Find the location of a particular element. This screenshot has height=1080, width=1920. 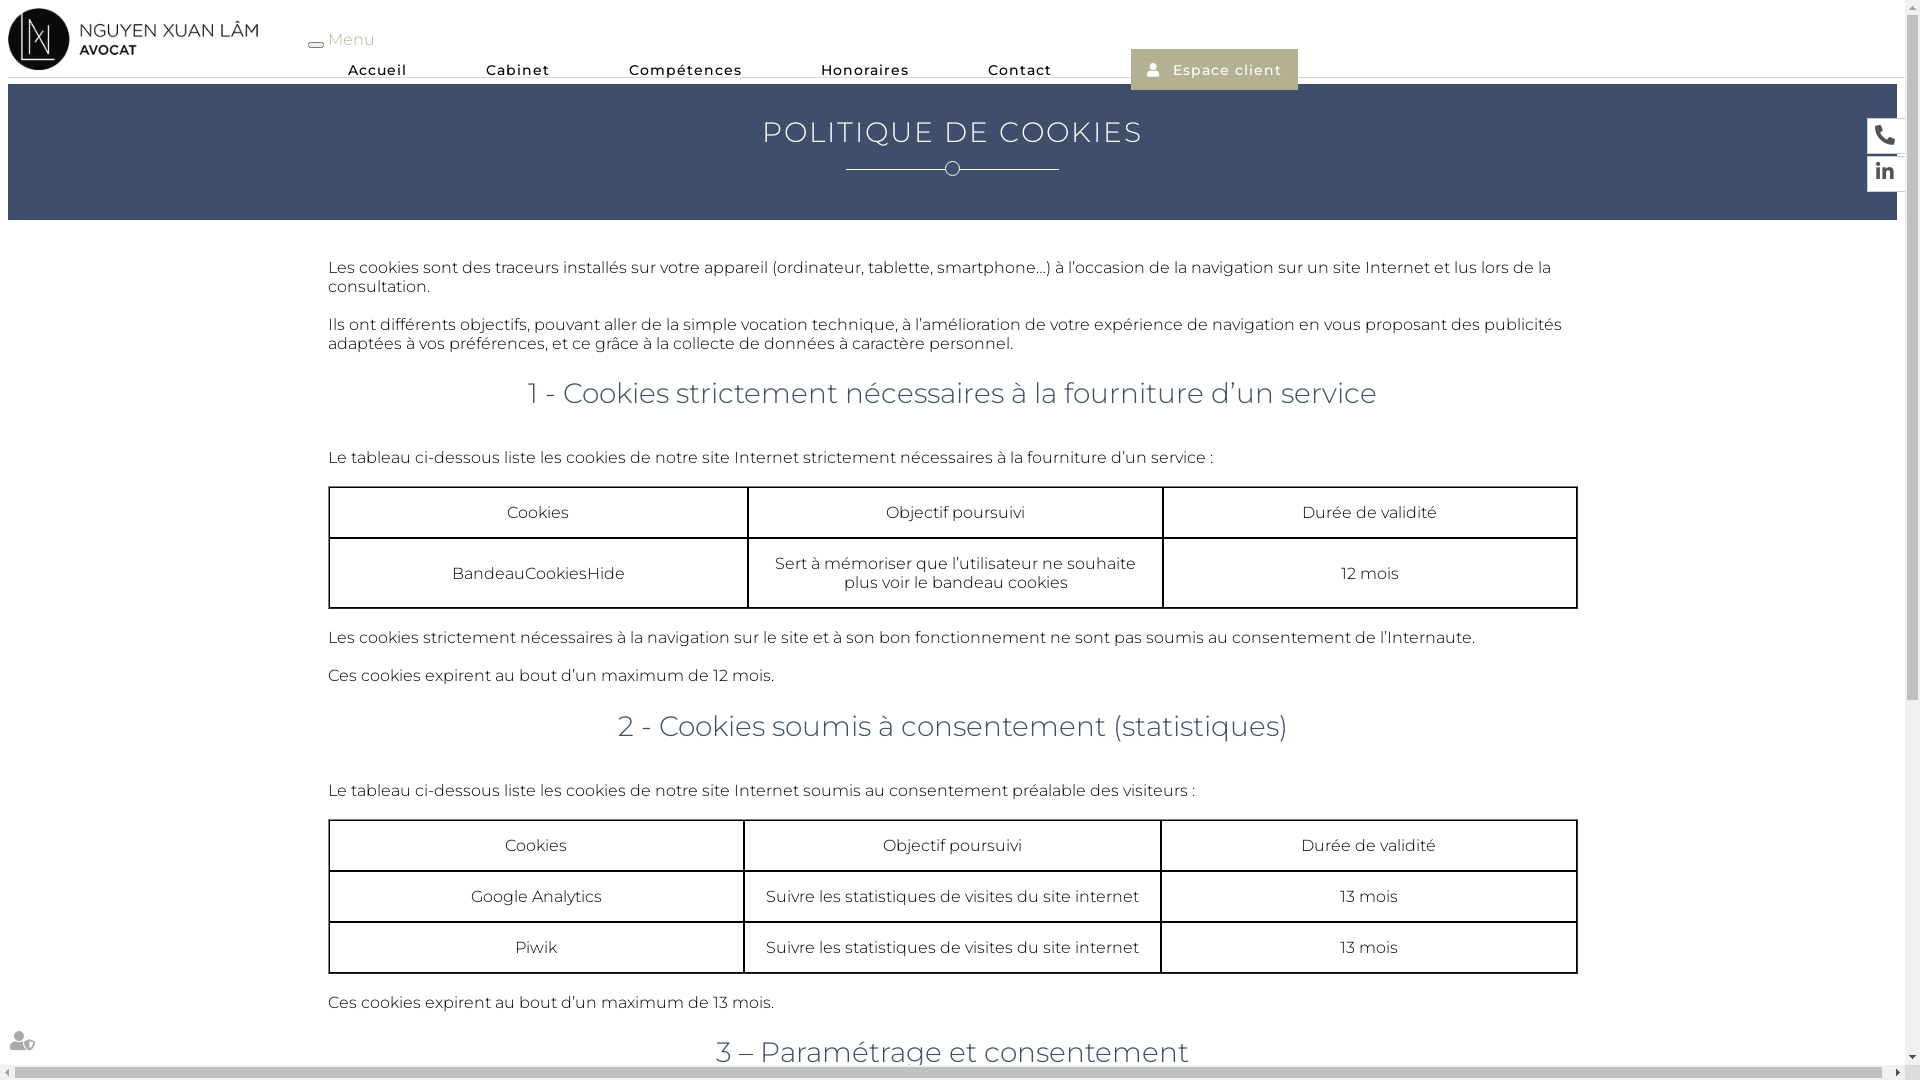

'Ouvrir le menu' is located at coordinates (315, 45).